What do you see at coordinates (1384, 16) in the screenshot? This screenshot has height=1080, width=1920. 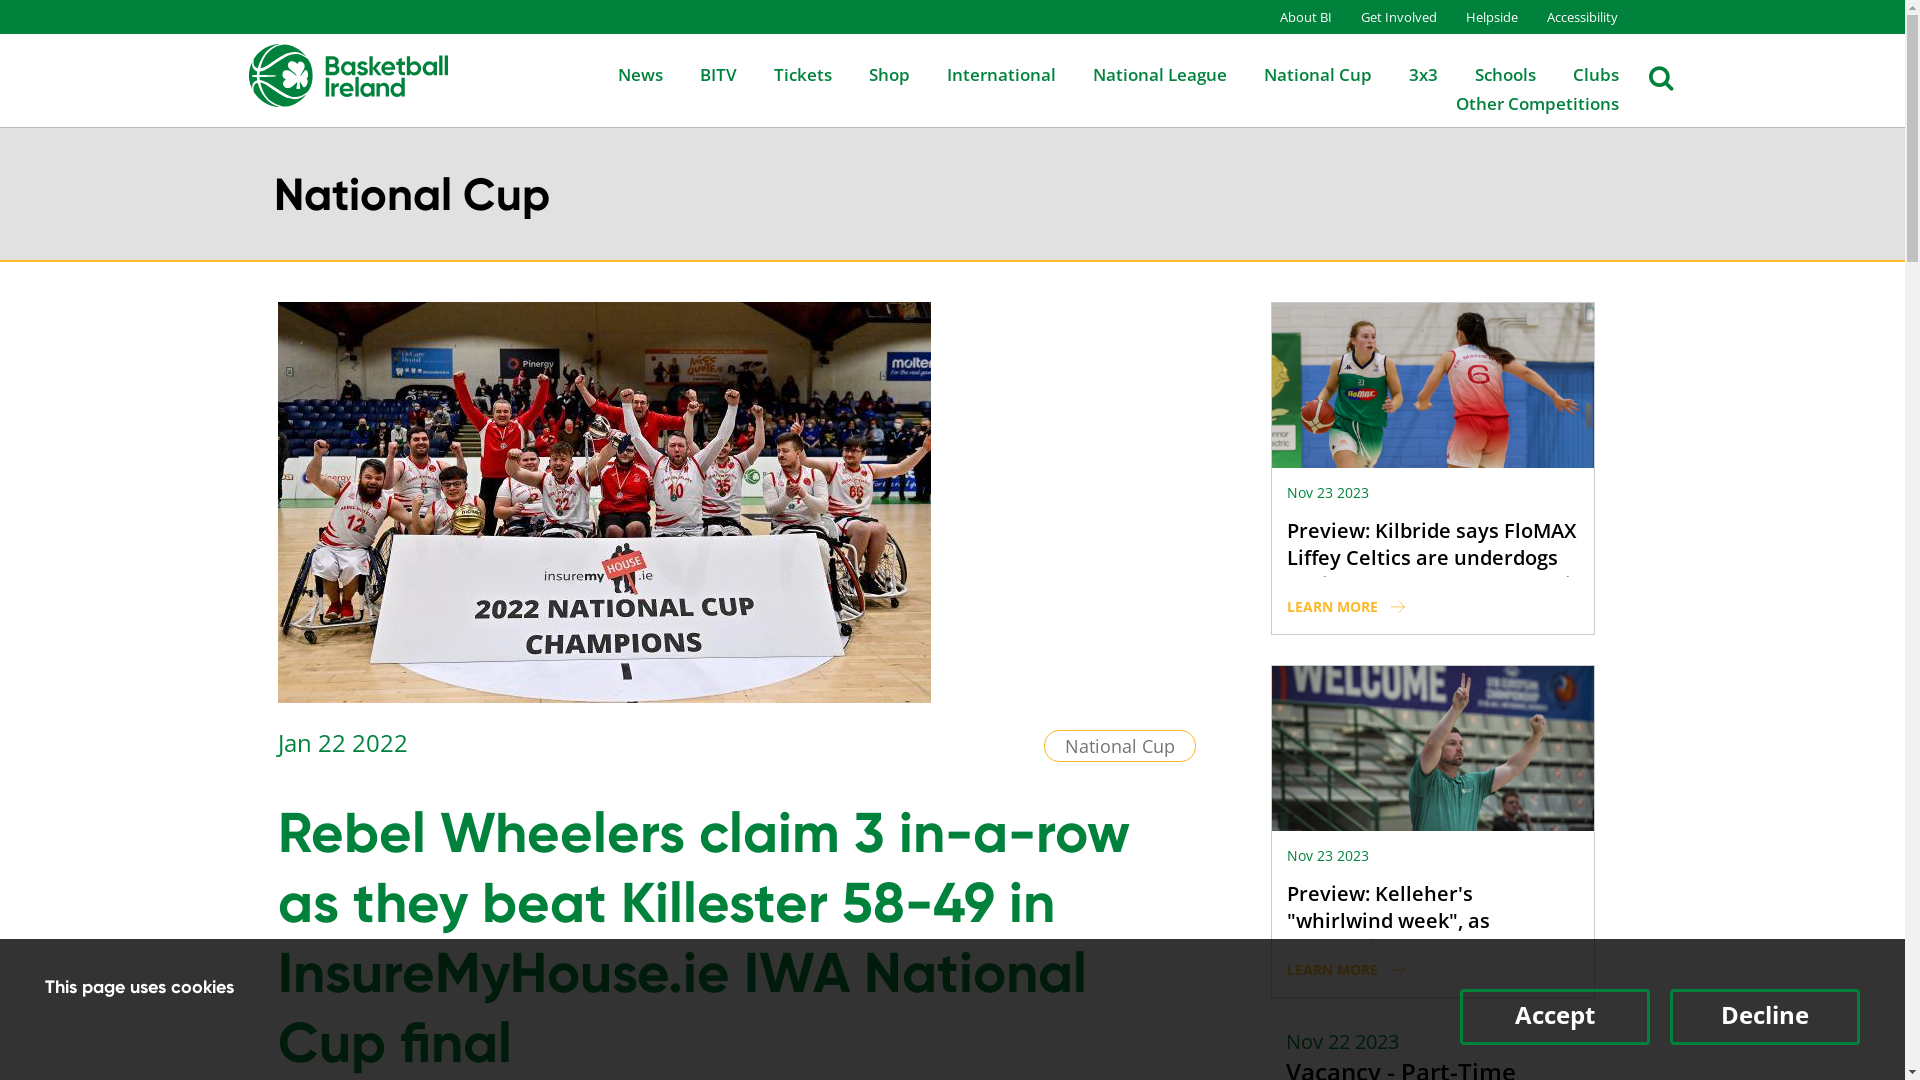 I see `'Get Involved'` at bounding box center [1384, 16].